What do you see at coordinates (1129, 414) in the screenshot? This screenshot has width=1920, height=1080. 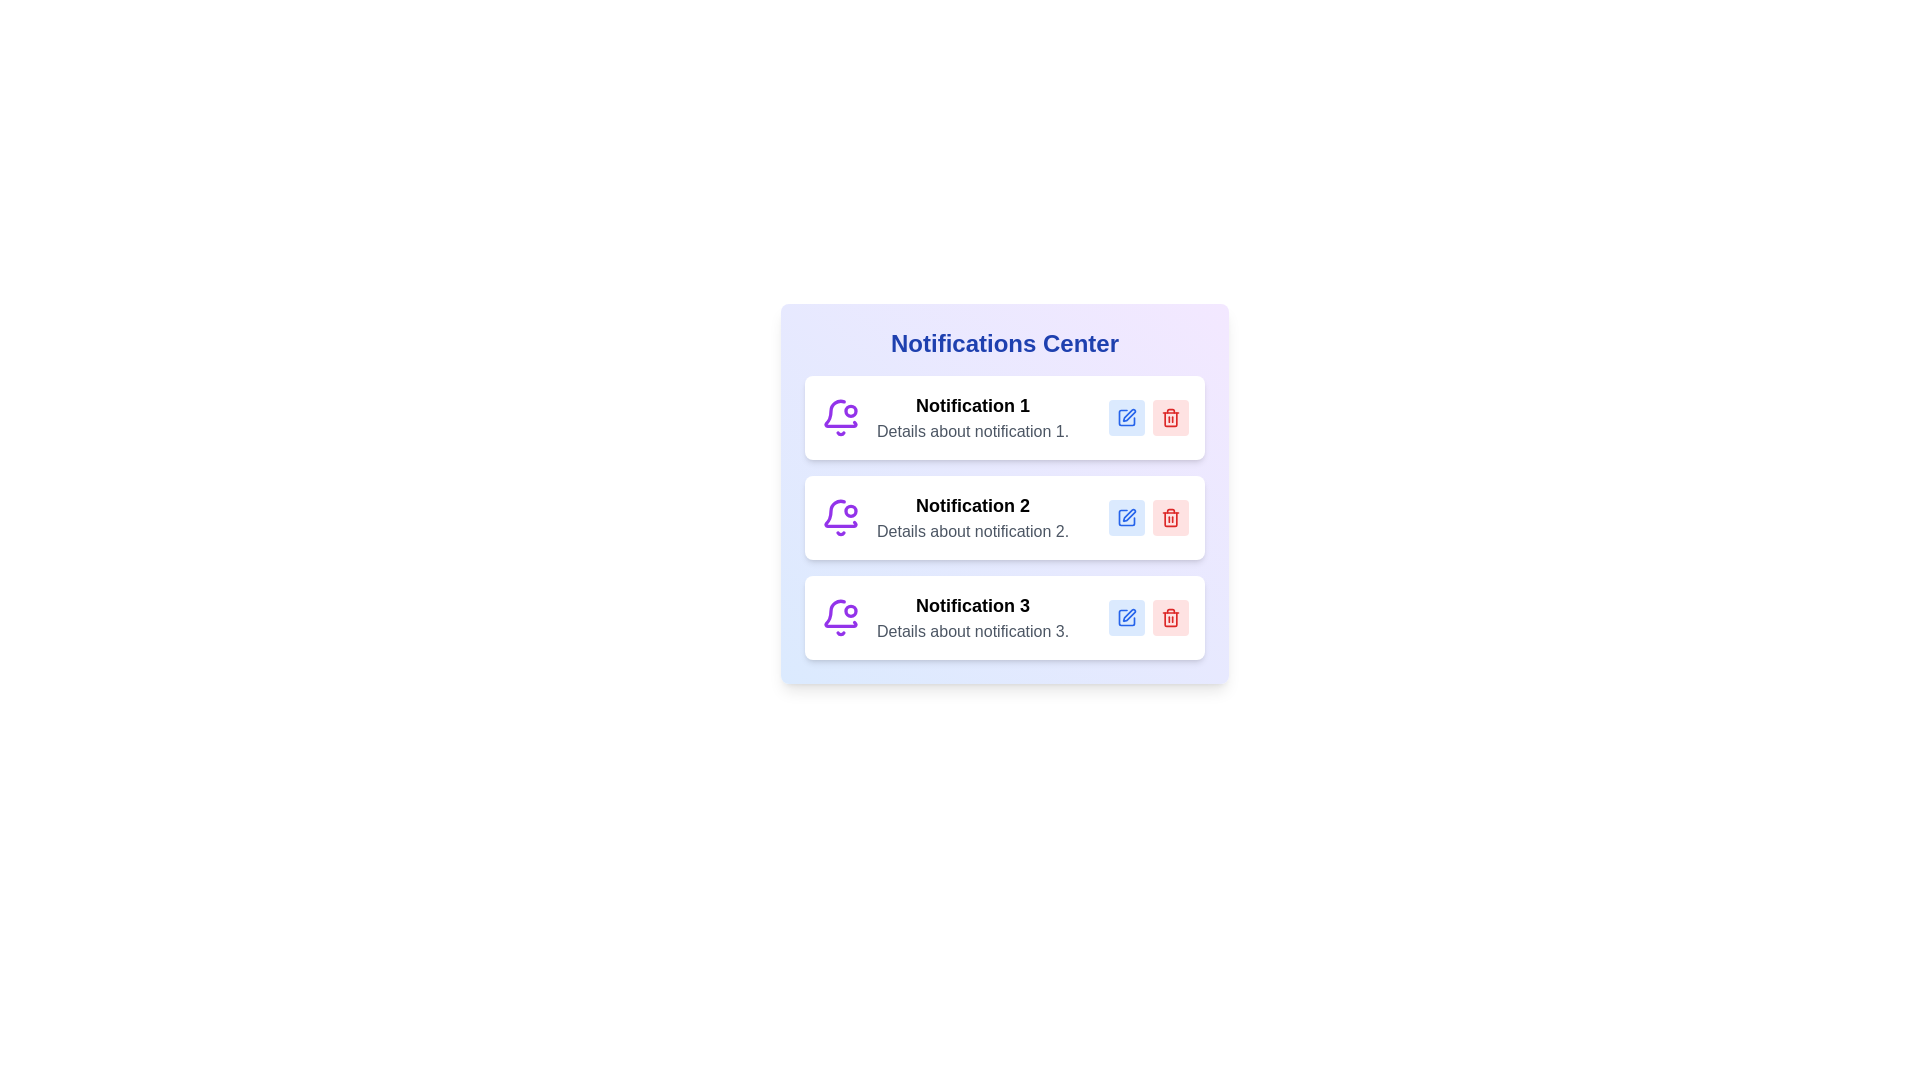 I see `the edit icon located to the right of the first notification in the Notifications Center for keyboard interaction` at bounding box center [1129, 414].